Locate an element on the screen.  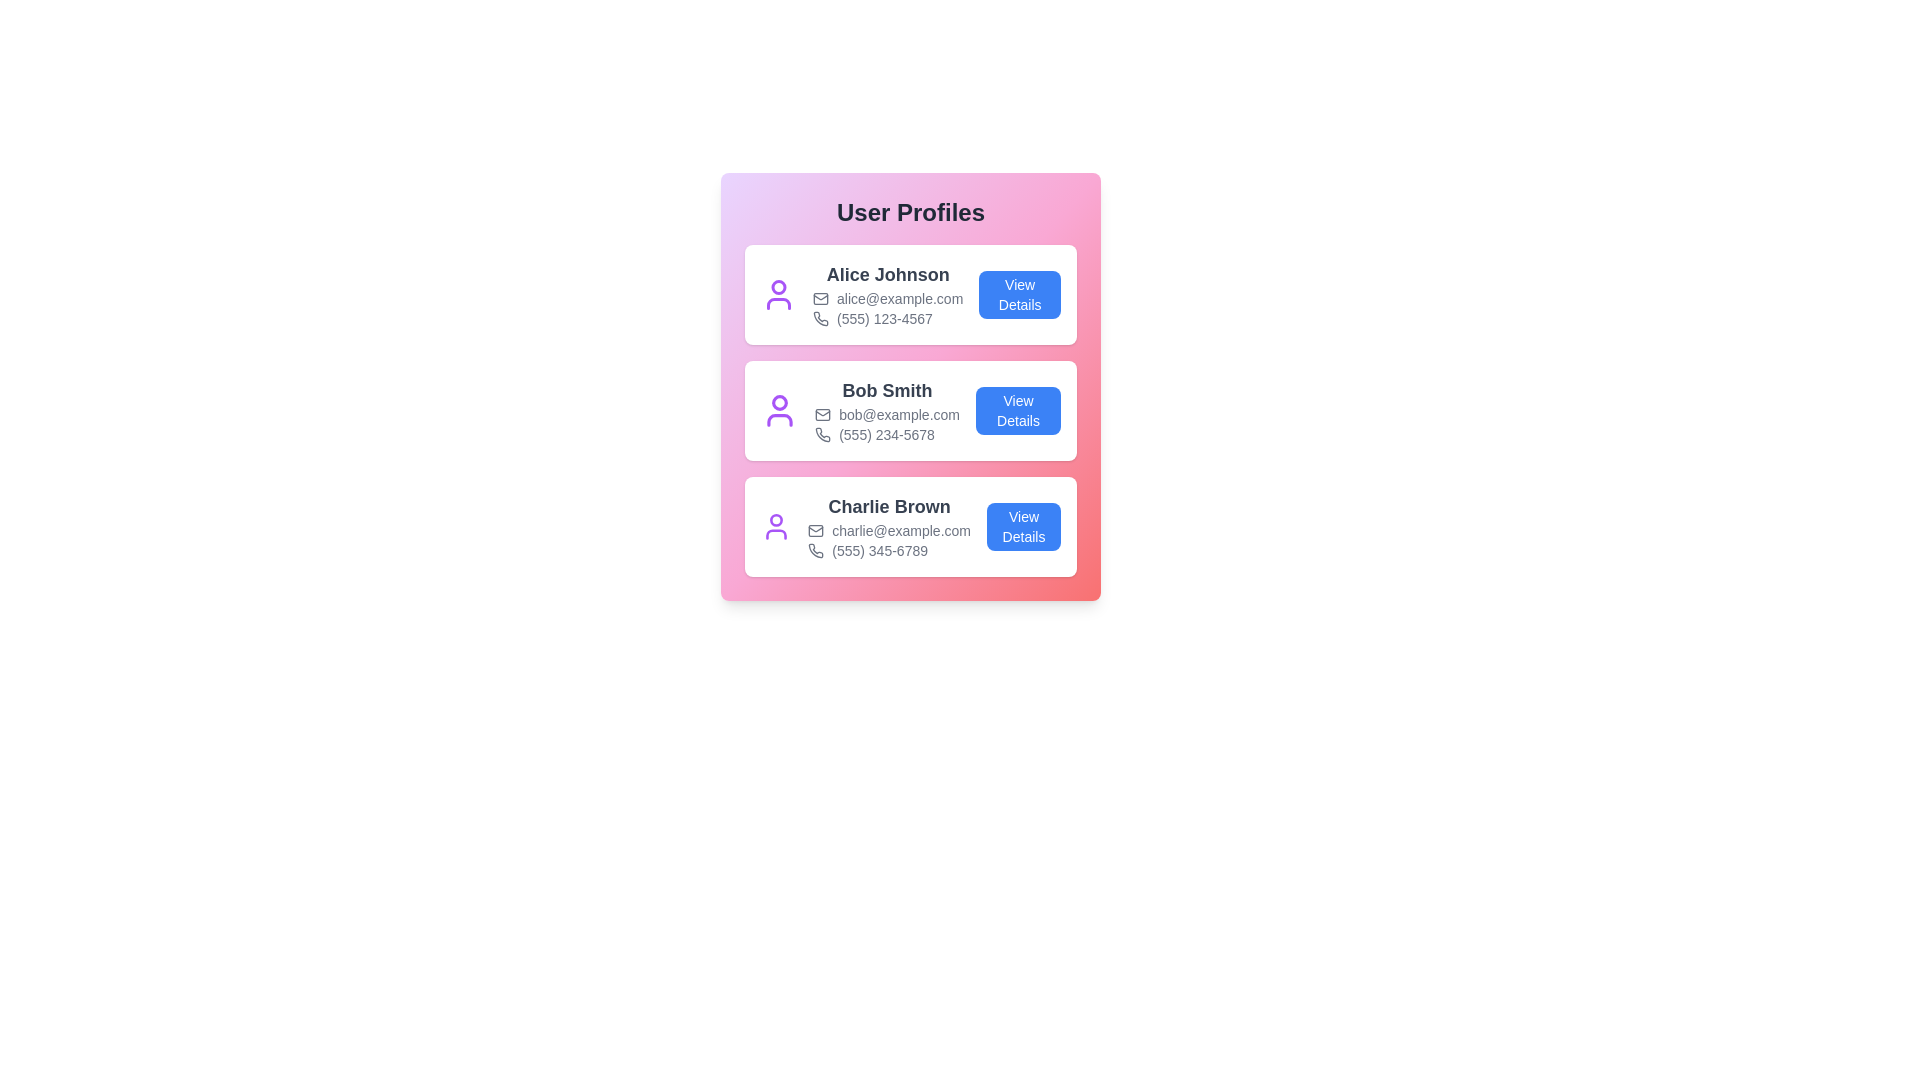
the user profile card for Charlie Brown is located at coordinates (910, 526).